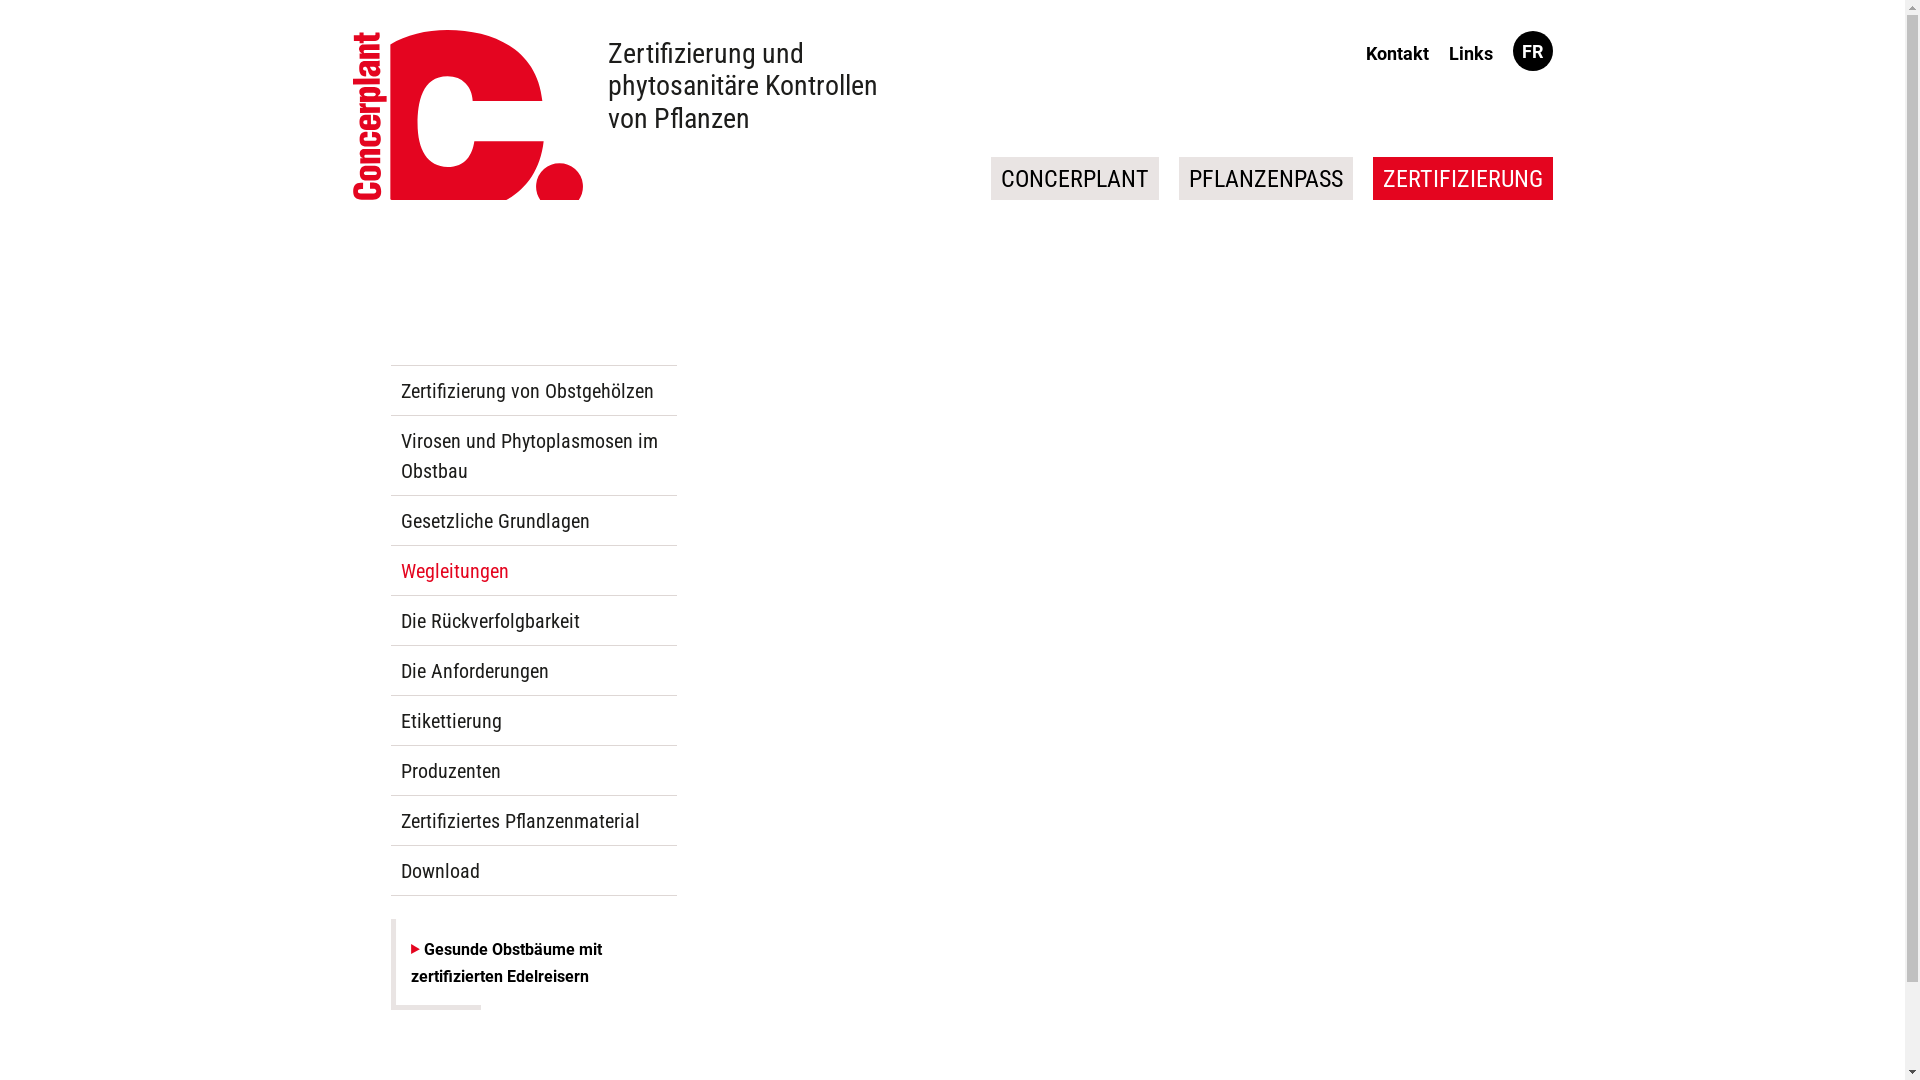 The height and width of the screenshot is (1080, 1920). I want to click on 'Gesetzliche Grundlagen', so click(532, 519).